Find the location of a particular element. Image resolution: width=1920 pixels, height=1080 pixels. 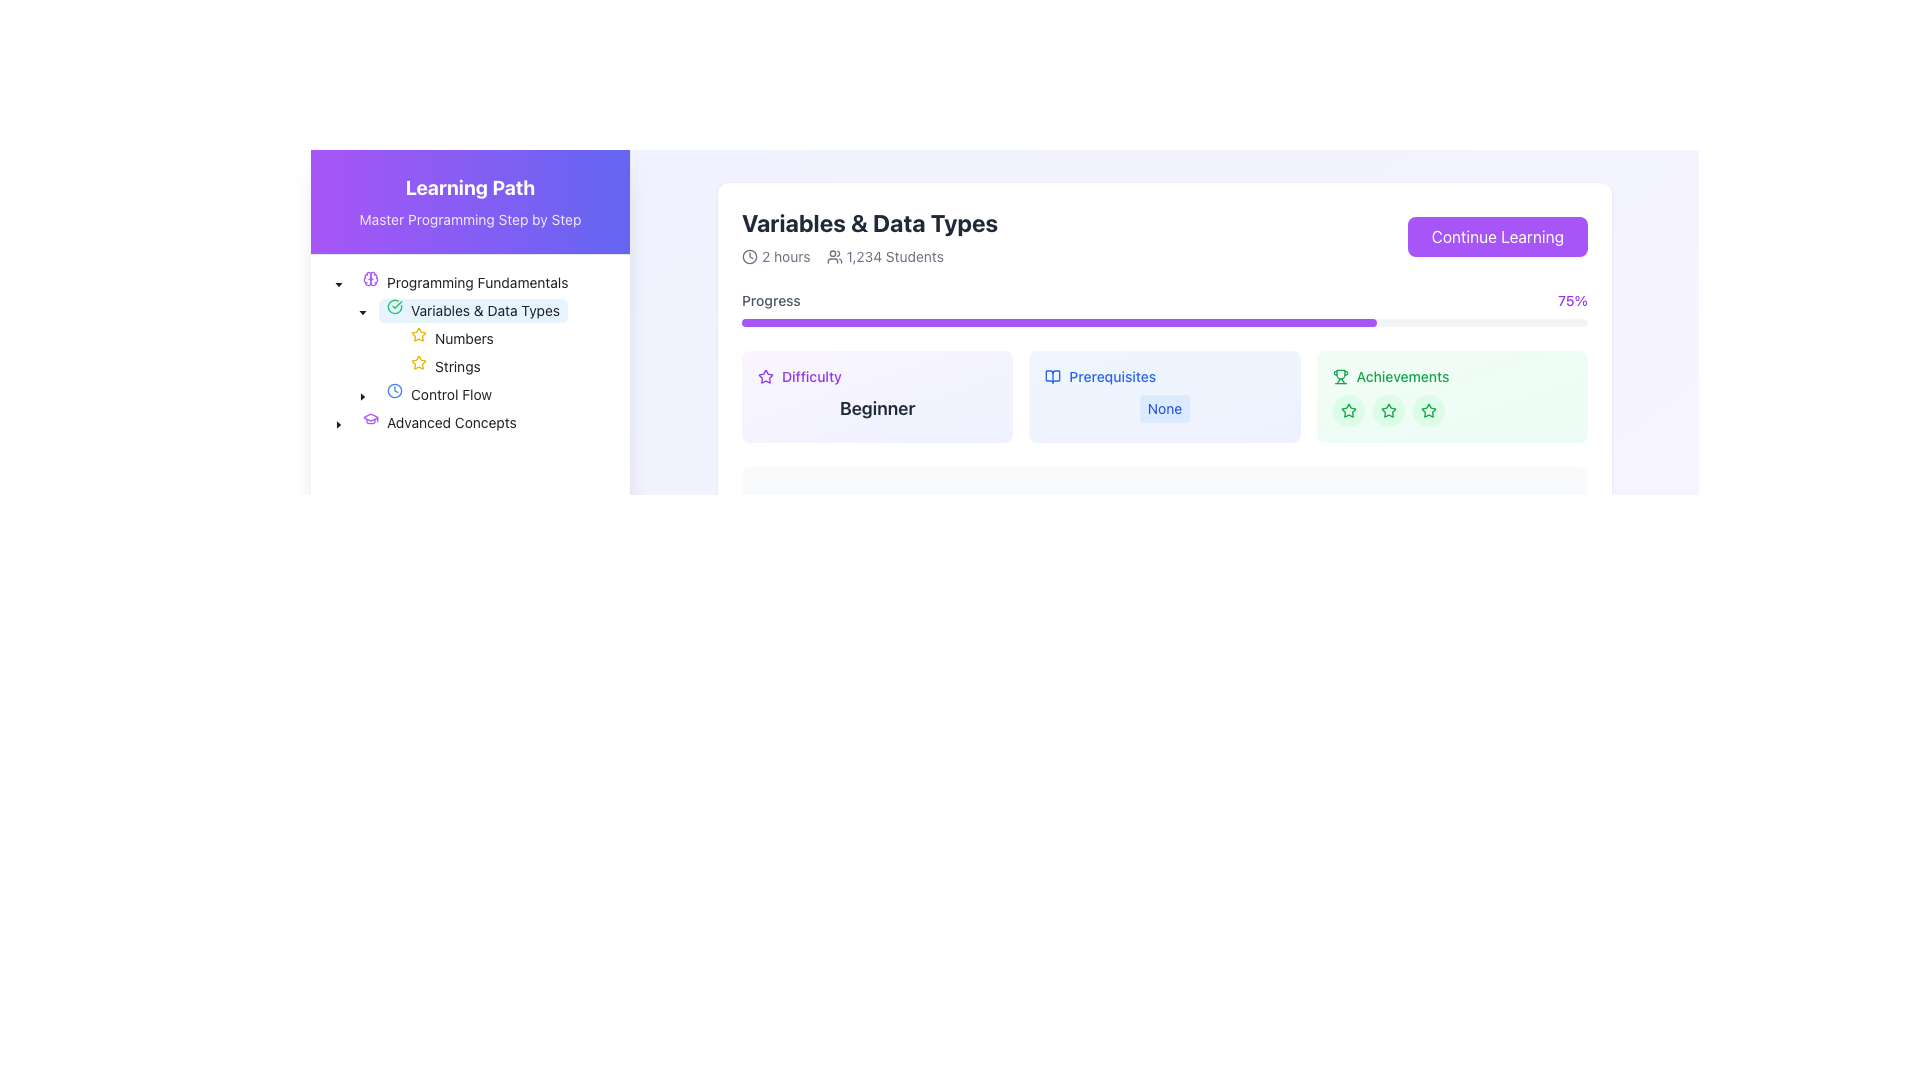

the dropdown caret icon located in the navigation panel is located at coordinates (363, 397).